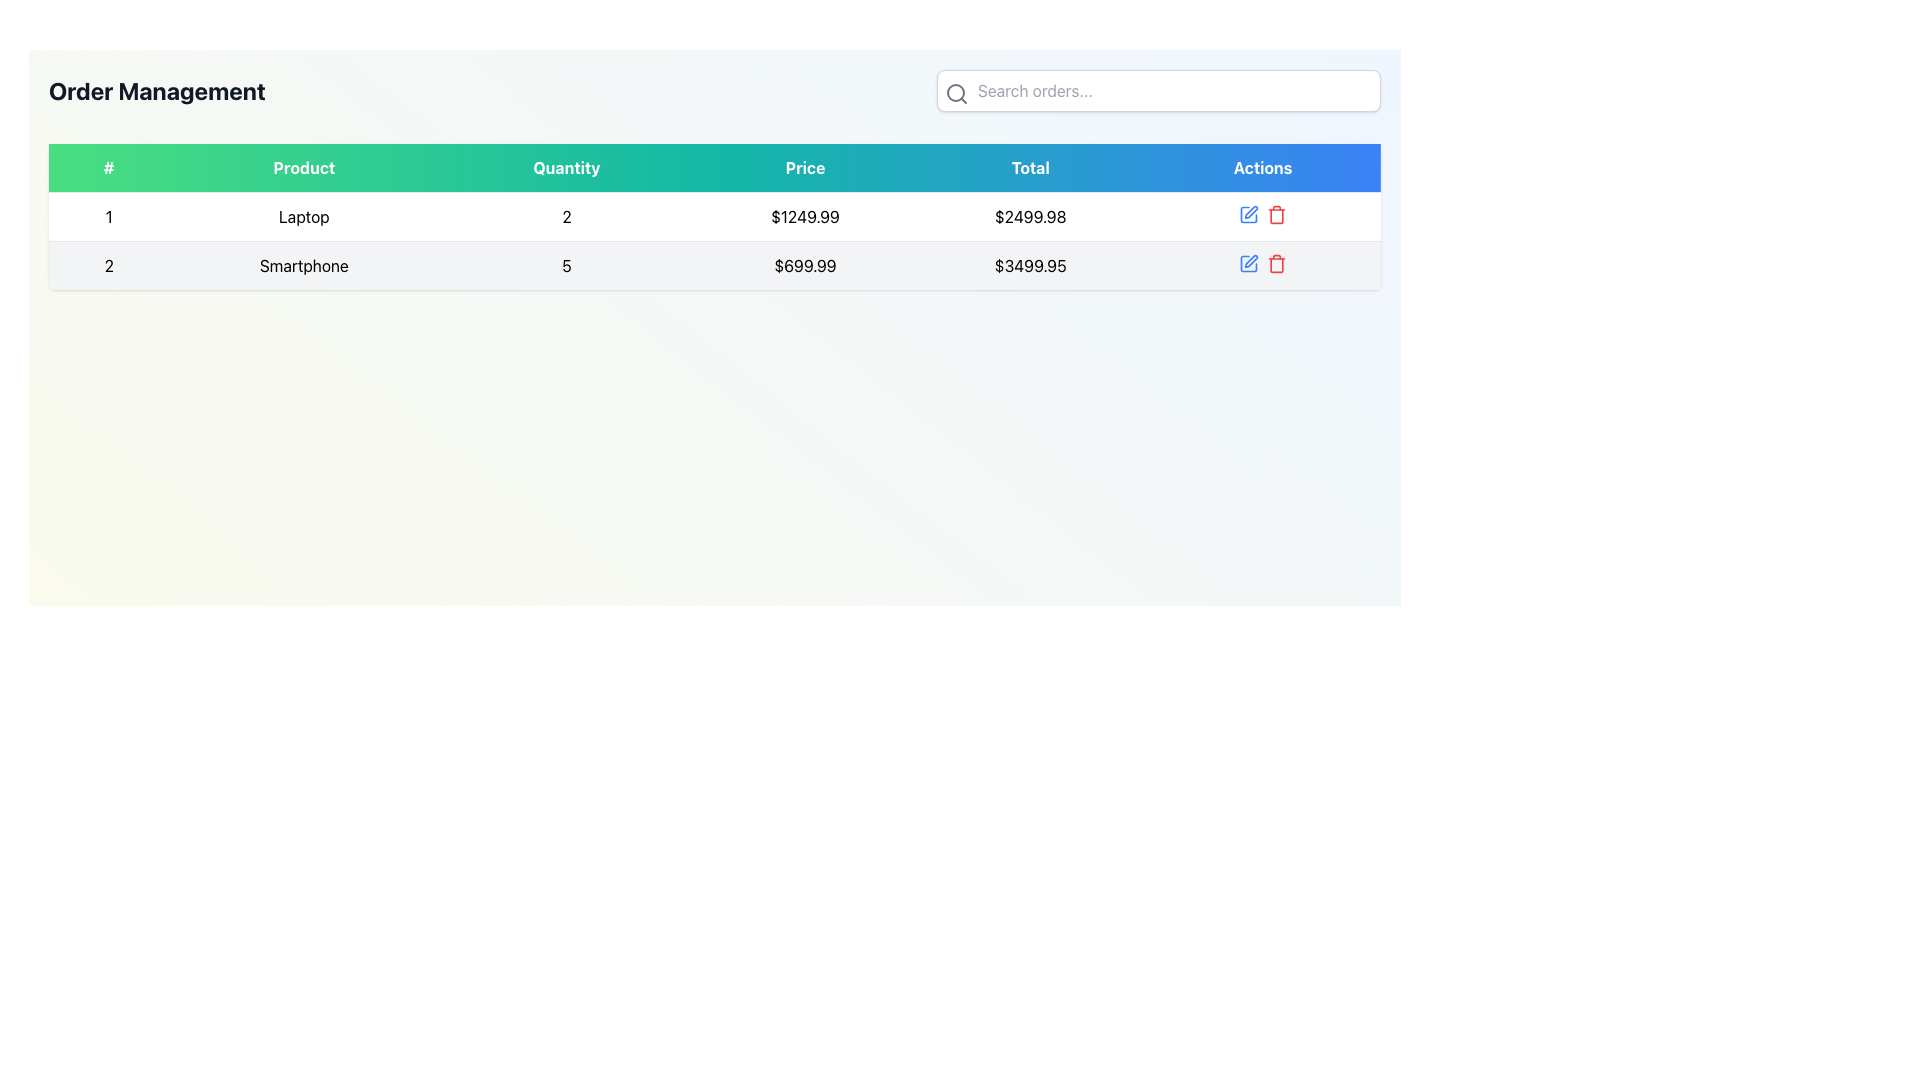  I want to click on the Text Display showing the total price amount '$2499.98' in the 'Total' column of the first row of the tabular data, so click(1030, 216).